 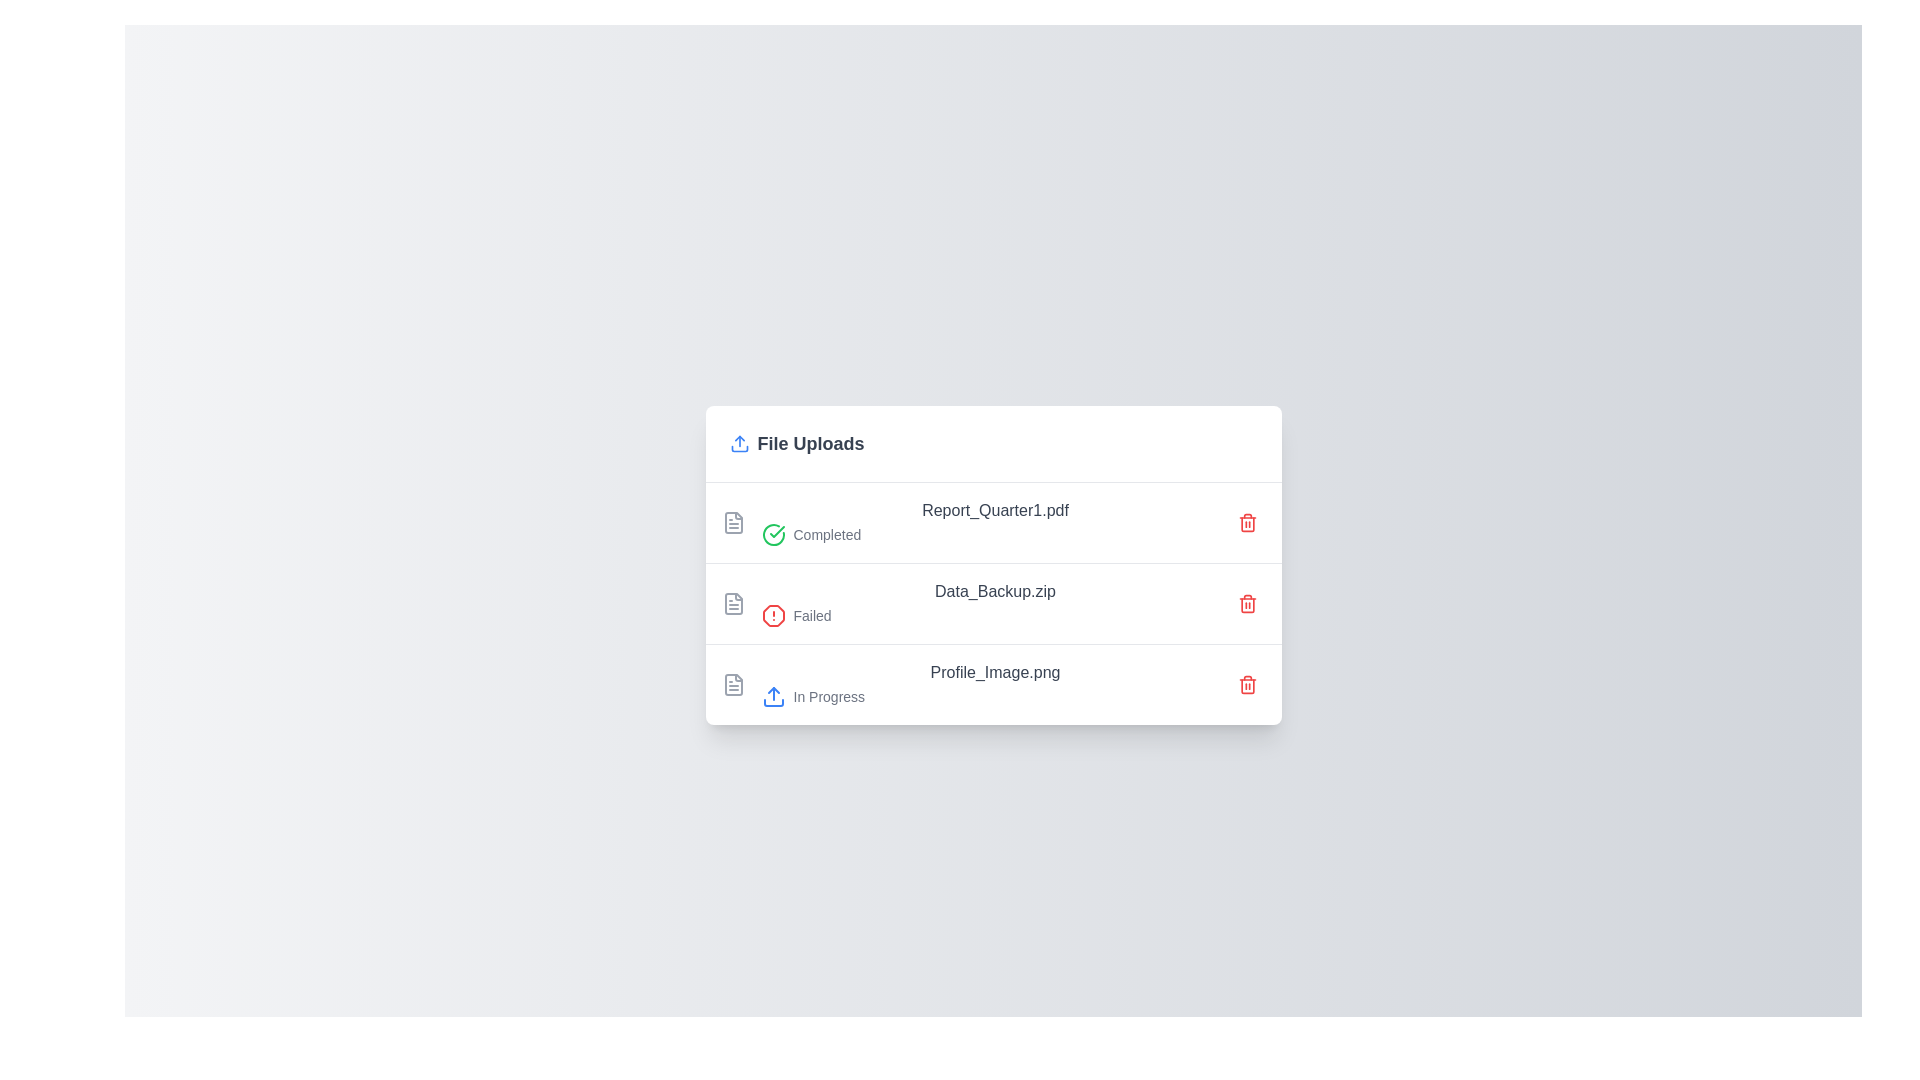 I want to click on the trash icon located in the last row of the file list, so click(x=1246, y=683).